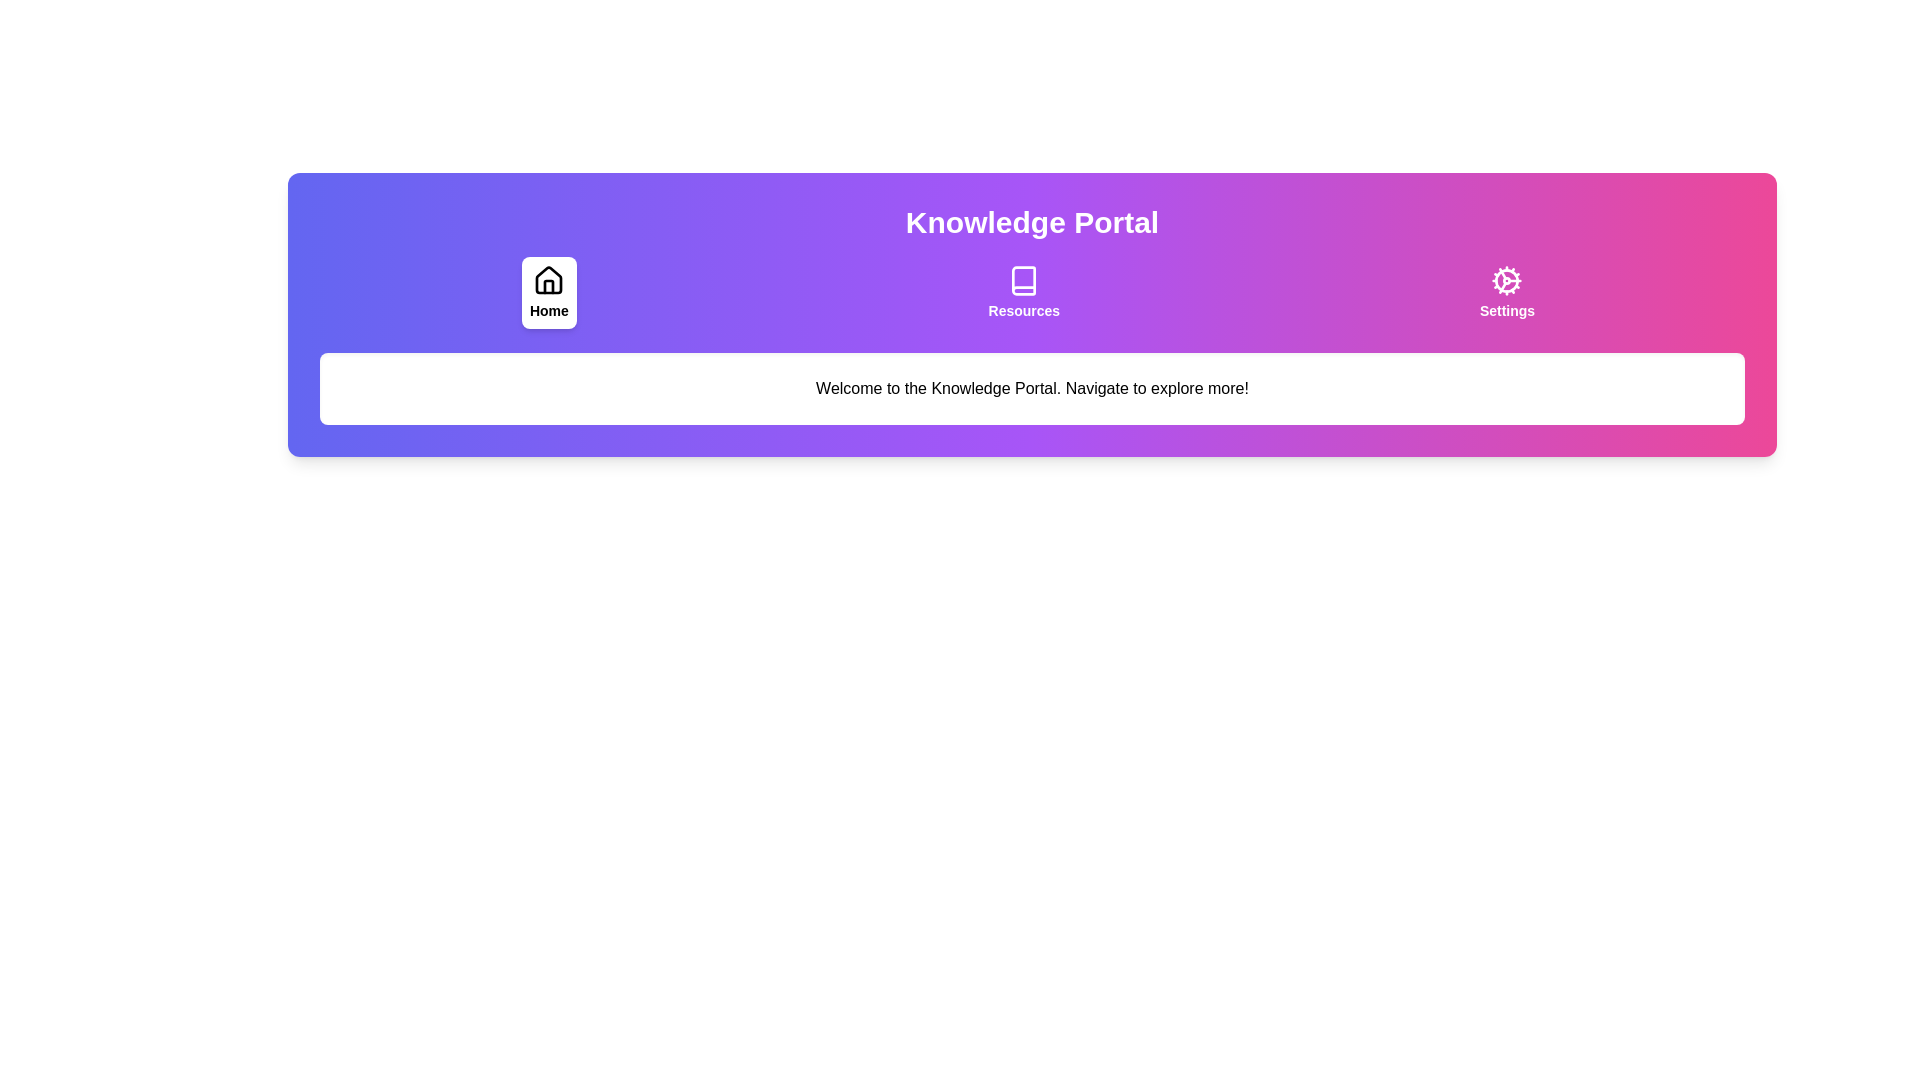  Describe the element at coordinates (548, 293) in the screenshot. I see `the Home tab` at that location.